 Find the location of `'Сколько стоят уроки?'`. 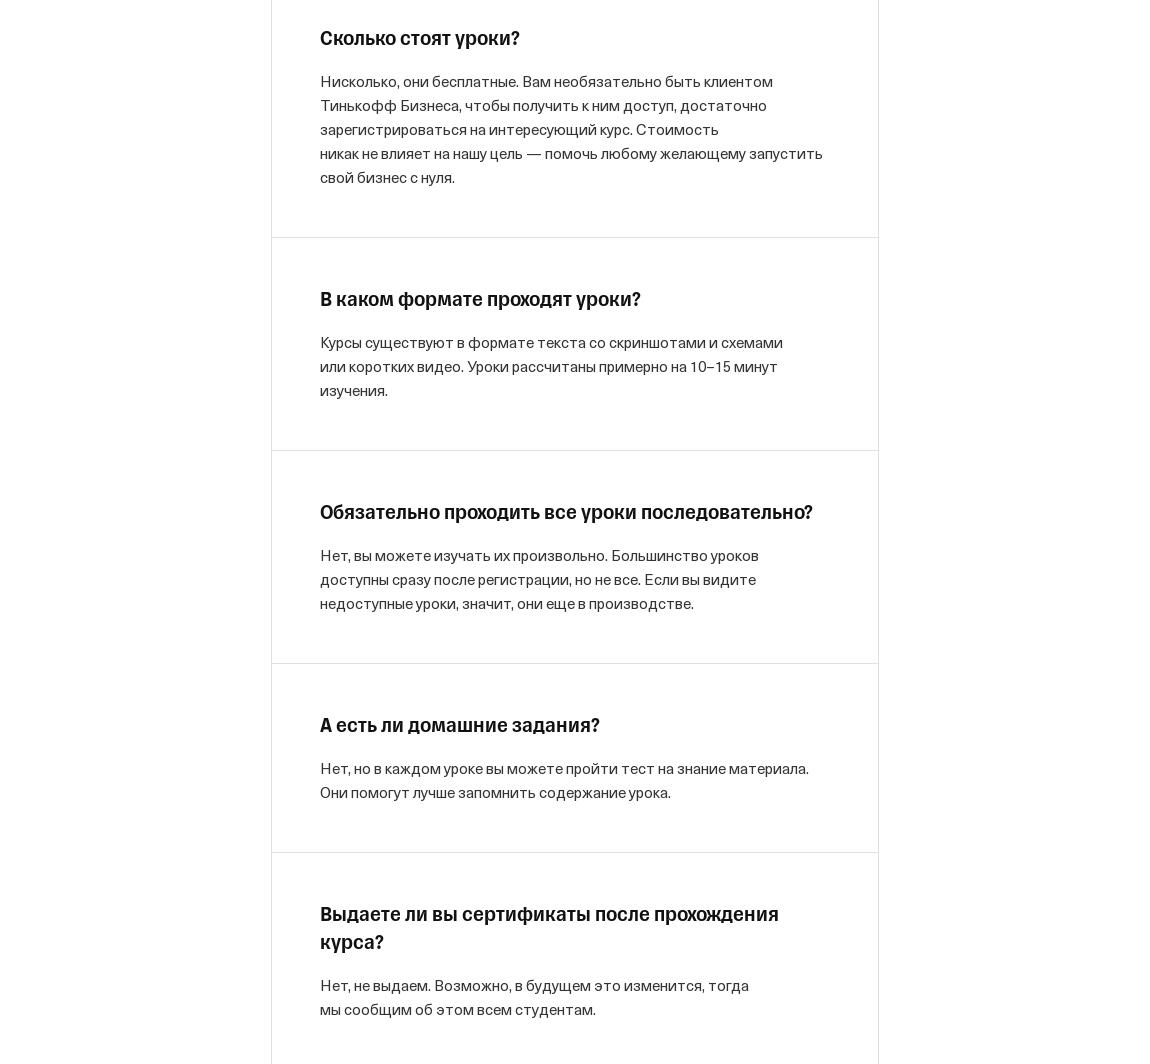

'Сколько стоят уроки?' is located at coordinates (419, 39).